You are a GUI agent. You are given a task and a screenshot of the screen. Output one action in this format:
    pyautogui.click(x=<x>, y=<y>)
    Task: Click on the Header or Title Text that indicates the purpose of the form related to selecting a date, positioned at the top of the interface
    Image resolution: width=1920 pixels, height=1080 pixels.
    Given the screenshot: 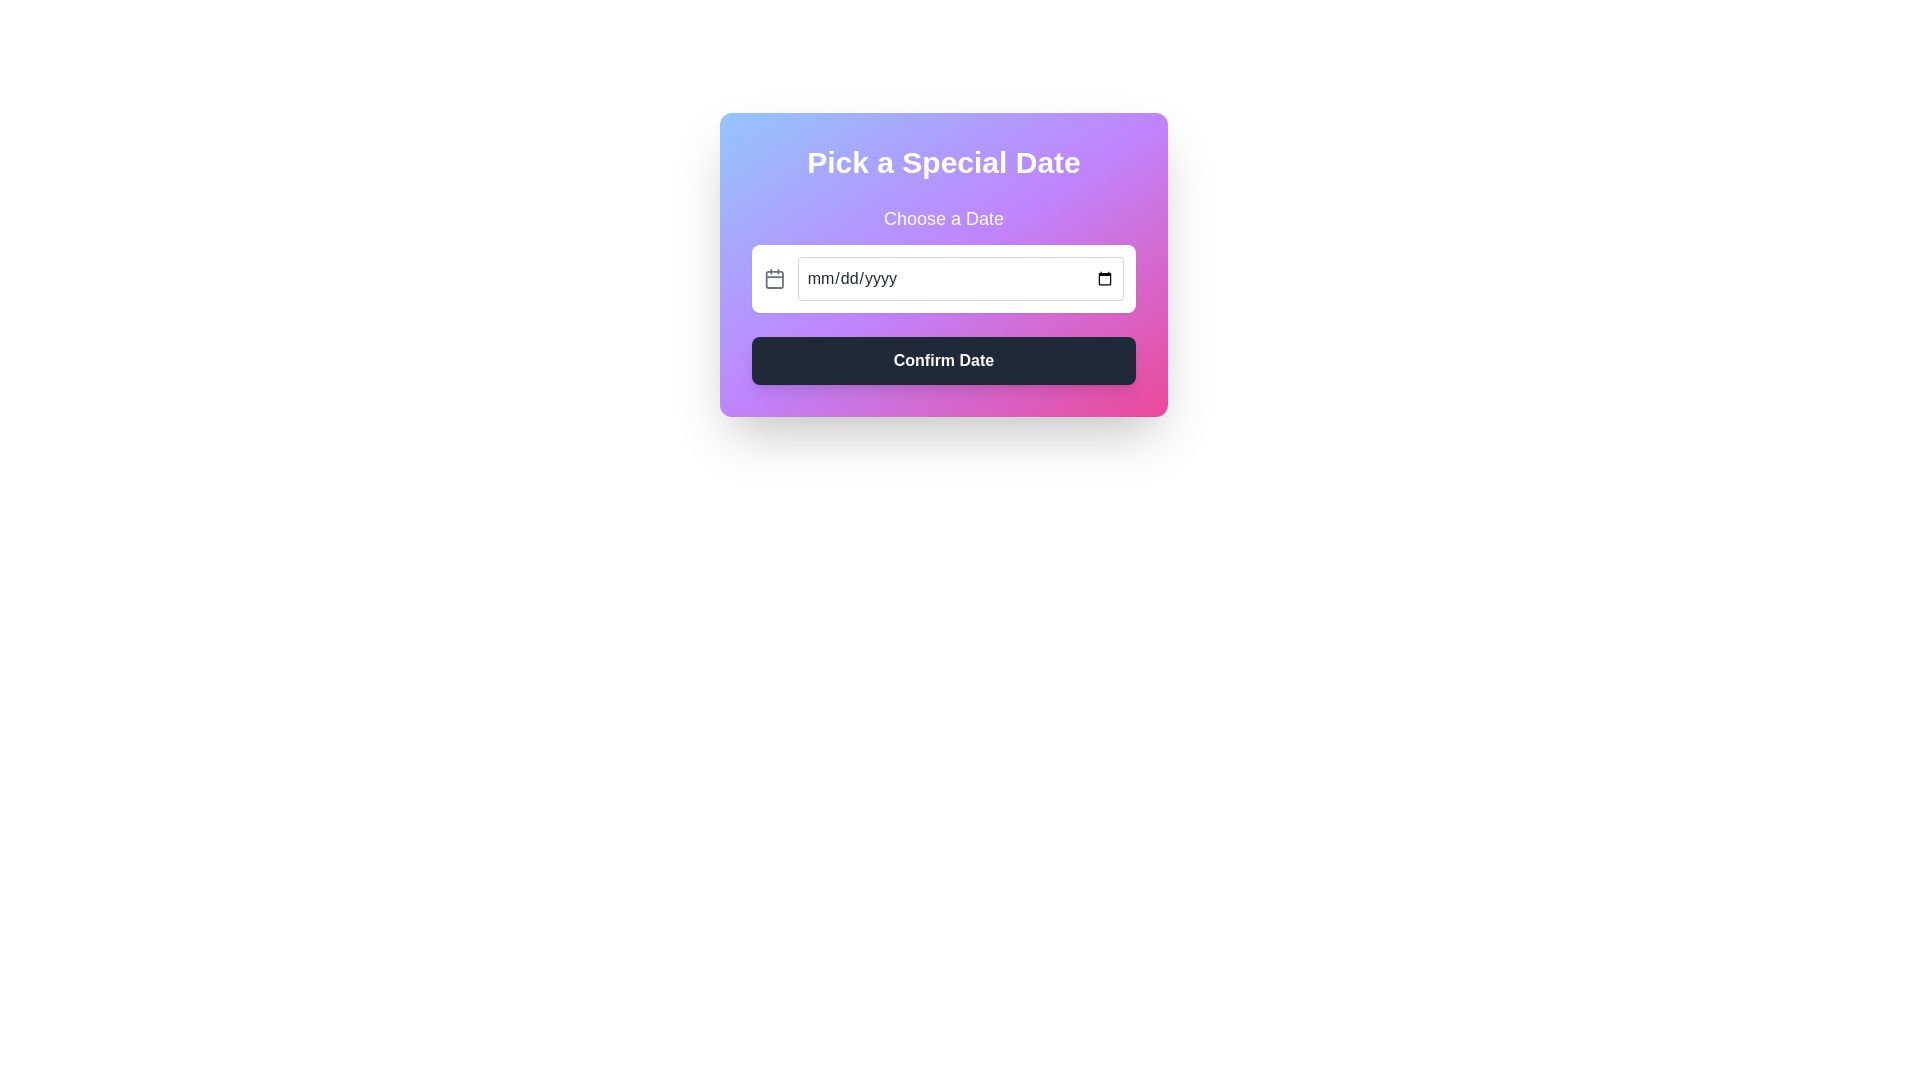 What is the action you would take?
    pyautogui.click(x=943, y=161)
    